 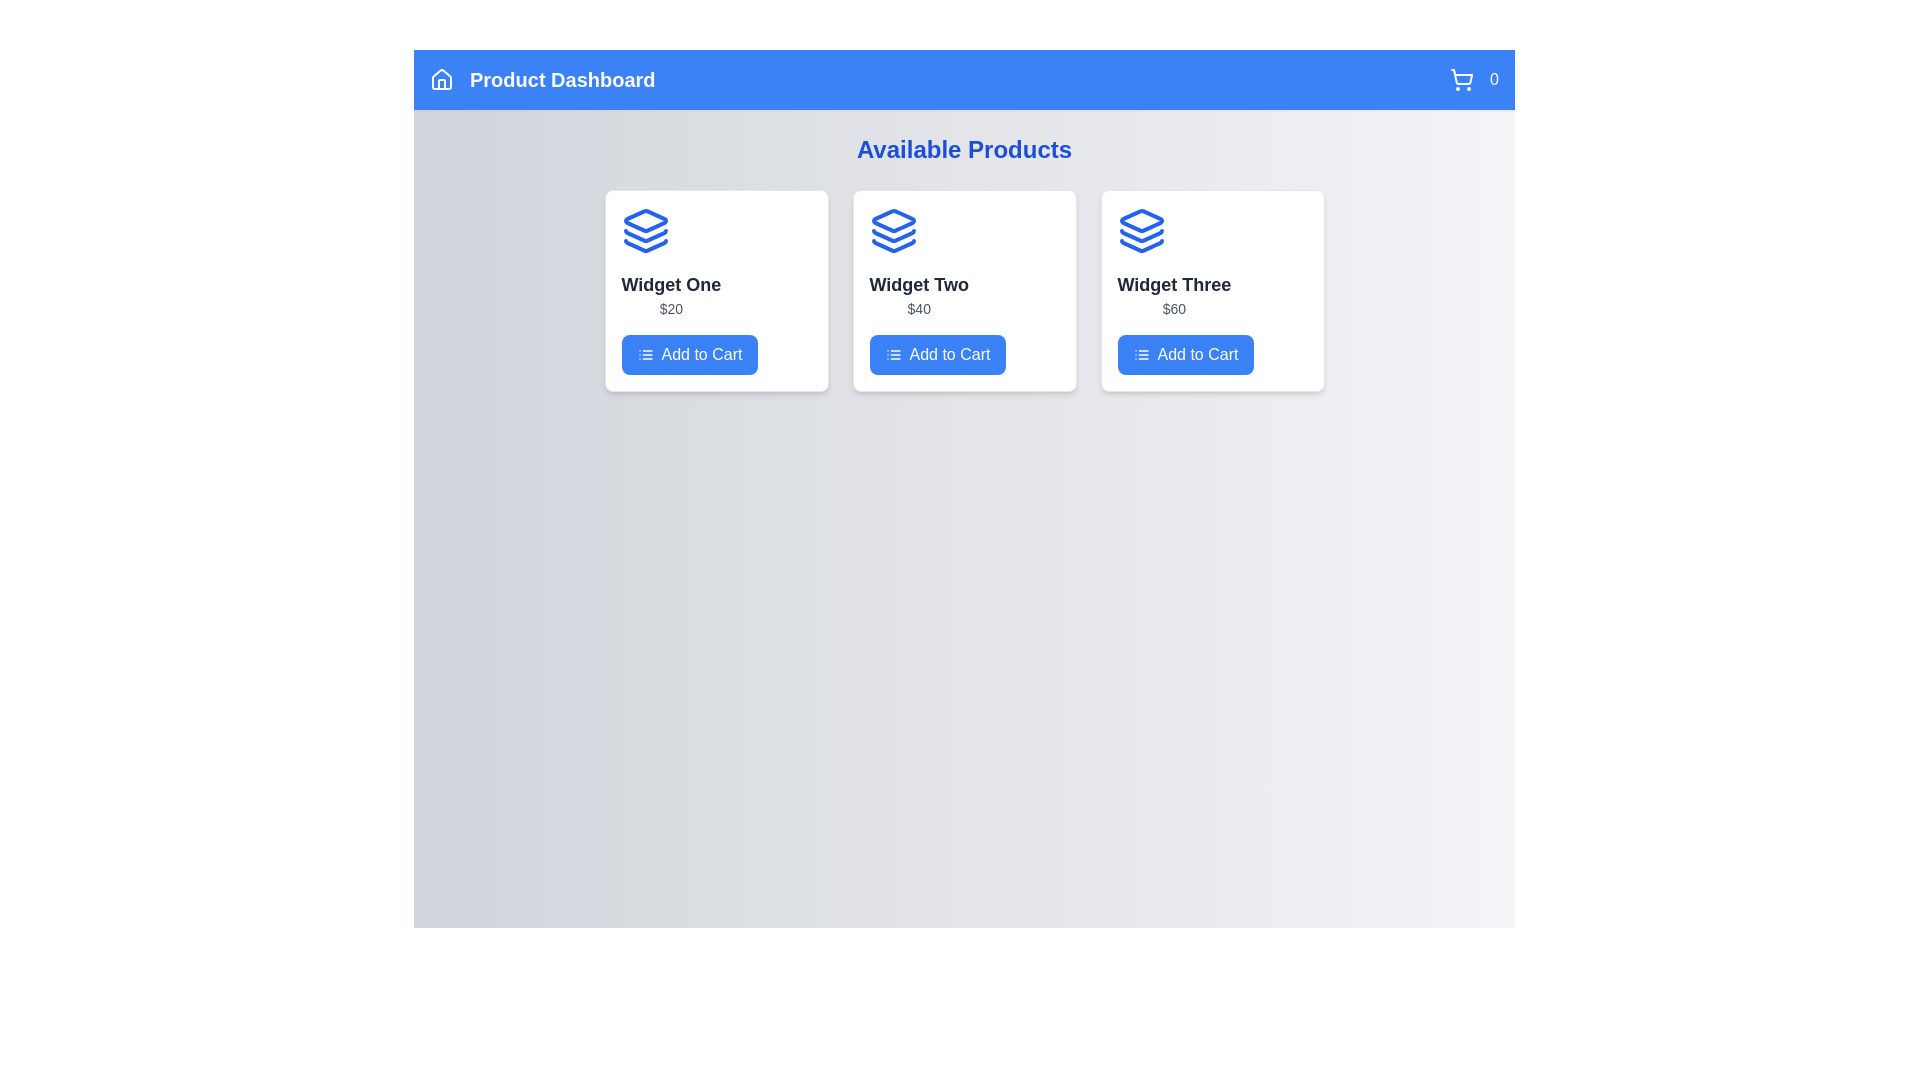 What do you see at coordinates (1174, 285) in the screenshot?
I see `the text label that serves as the title of the specific product in the third card from the left in the product catalog` at bounding box center [1174, 285].